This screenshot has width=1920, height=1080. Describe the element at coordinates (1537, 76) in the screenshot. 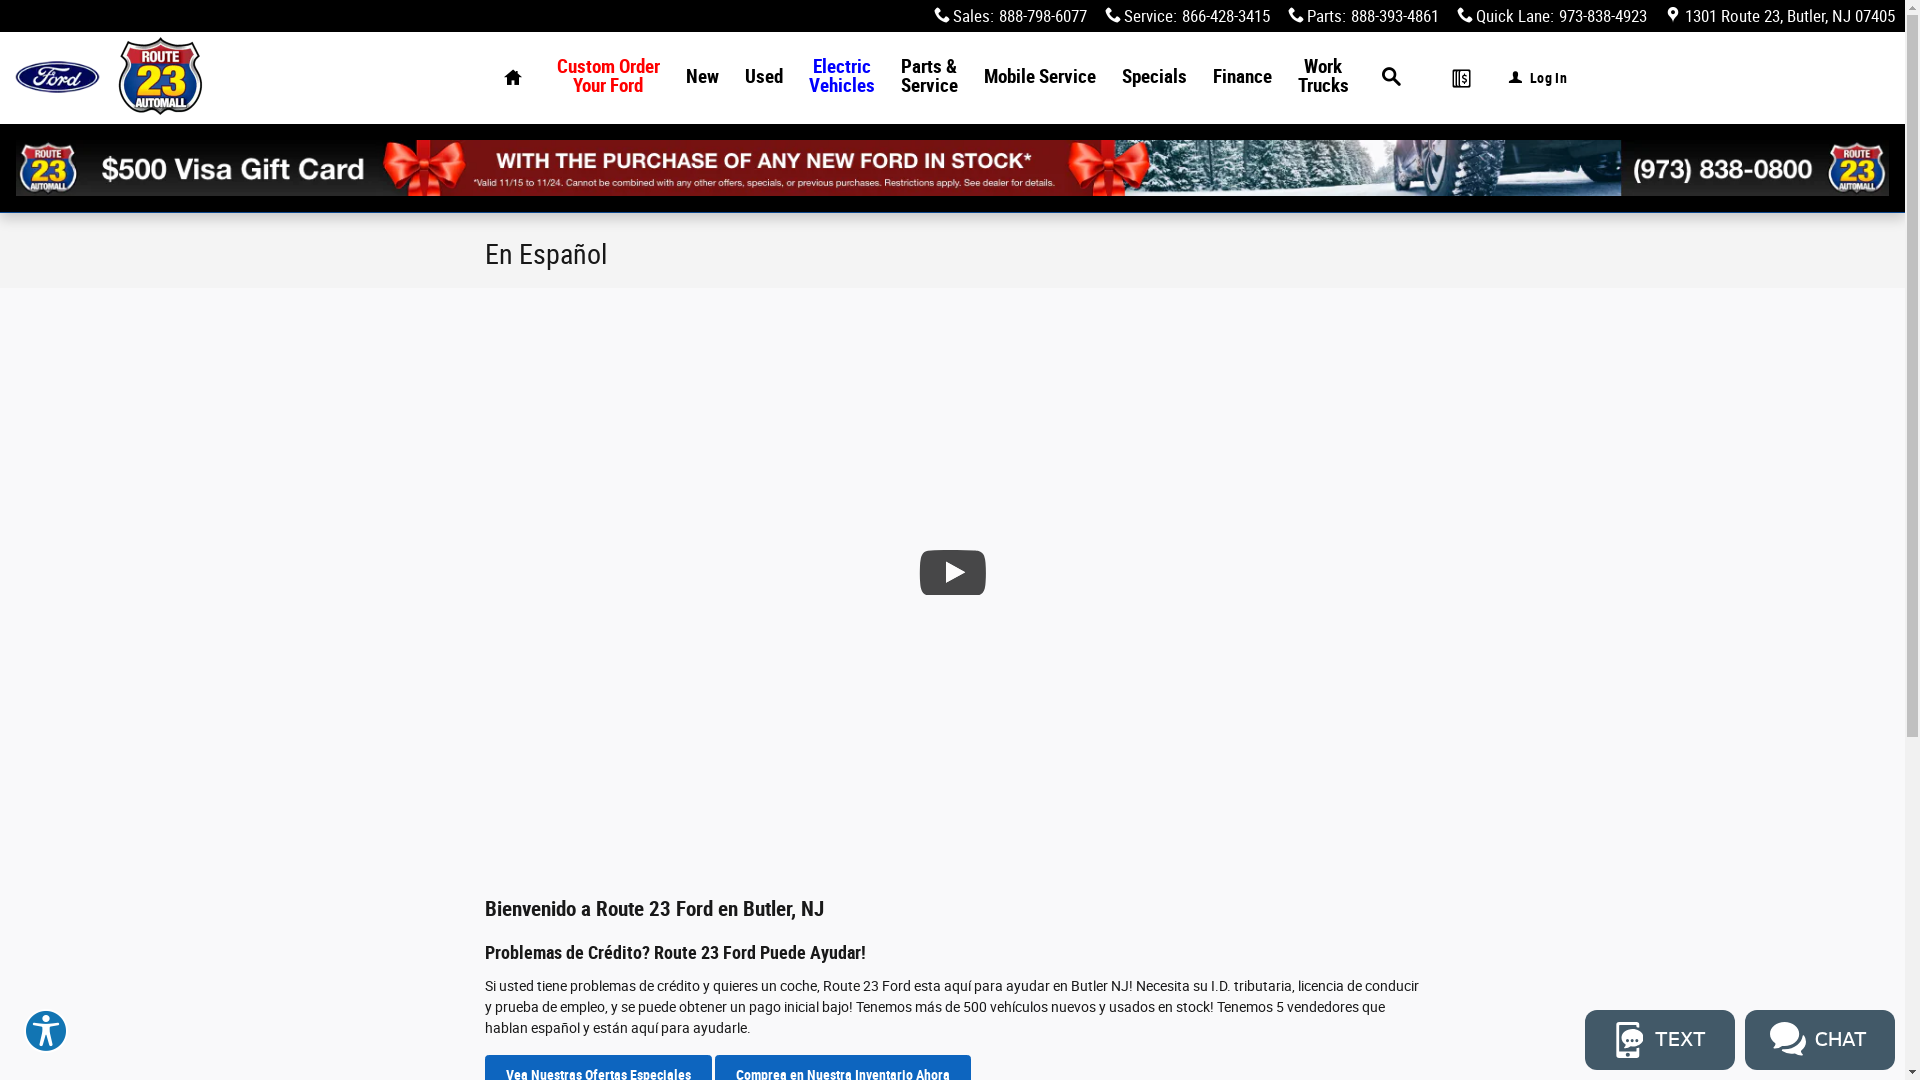

I see `'Log In'` at that location.